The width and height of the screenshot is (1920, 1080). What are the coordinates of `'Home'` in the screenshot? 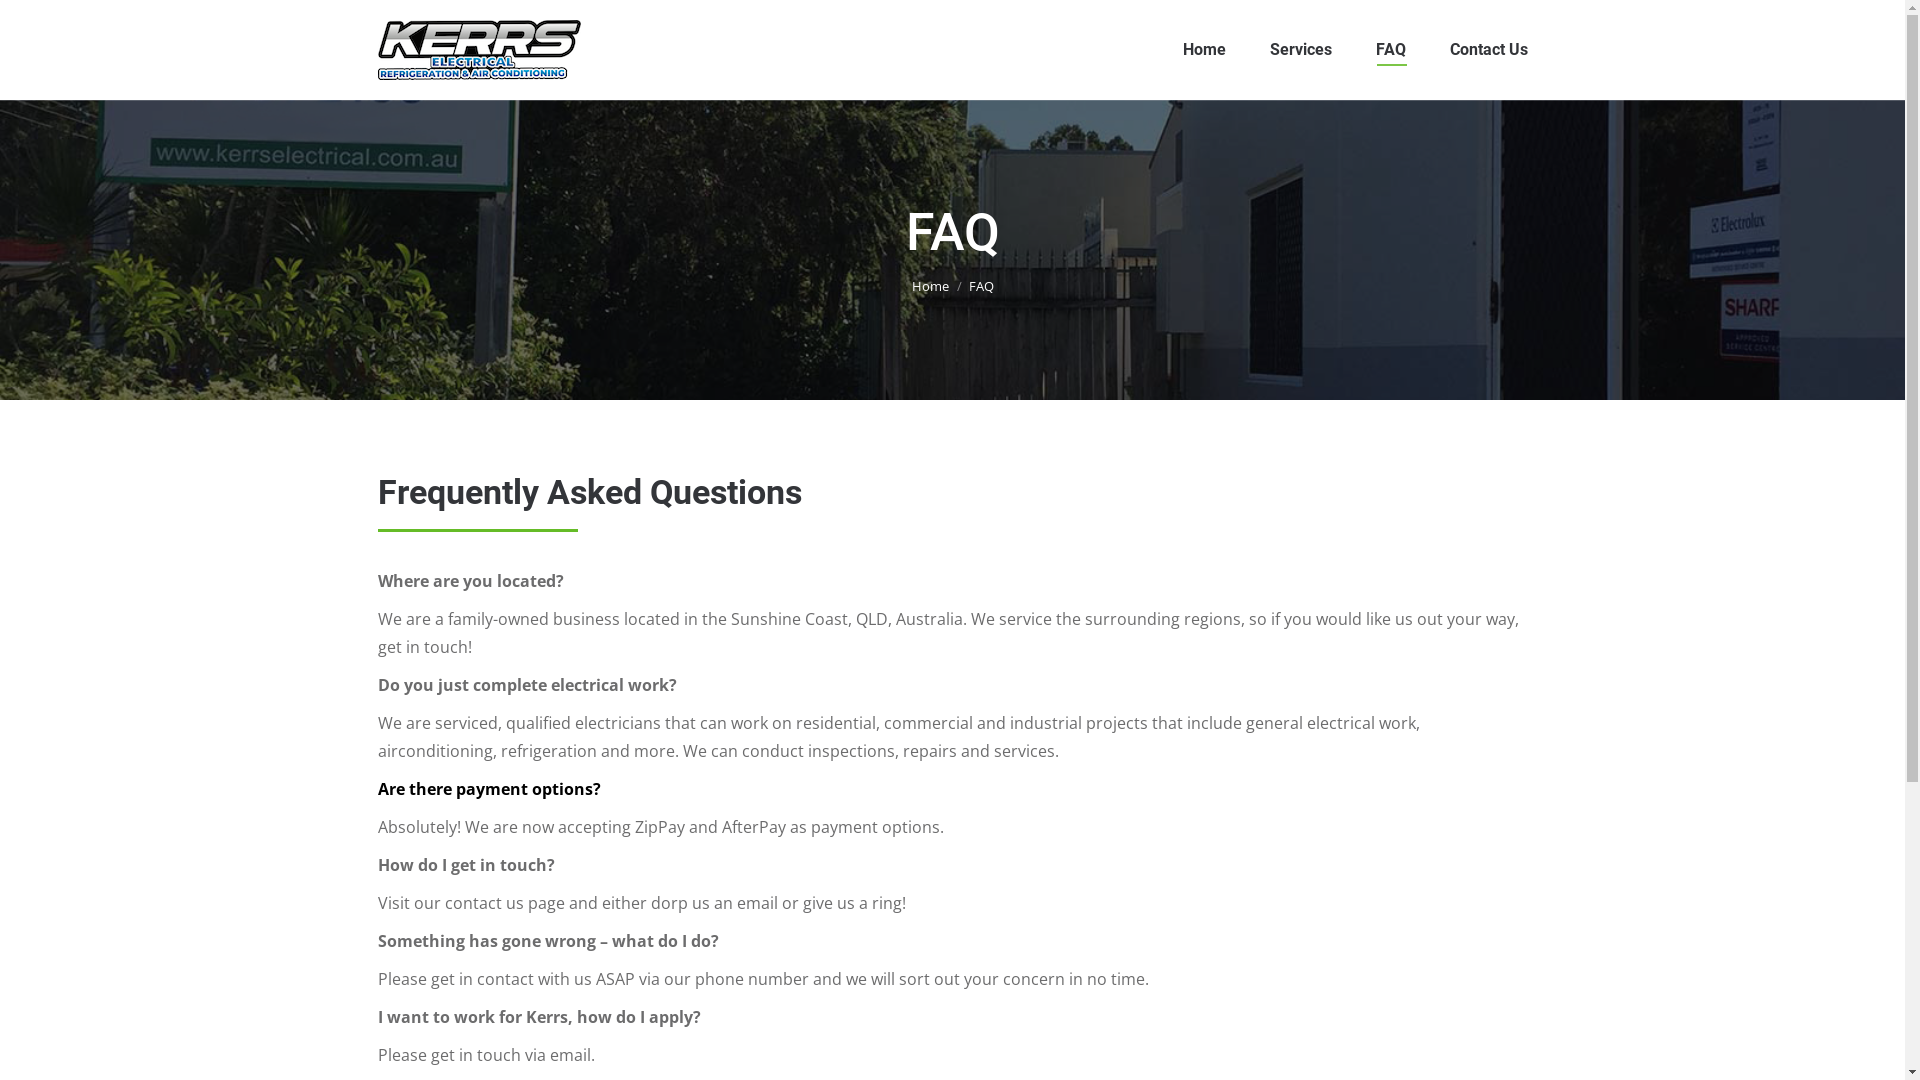 It's located at (1202, 49).